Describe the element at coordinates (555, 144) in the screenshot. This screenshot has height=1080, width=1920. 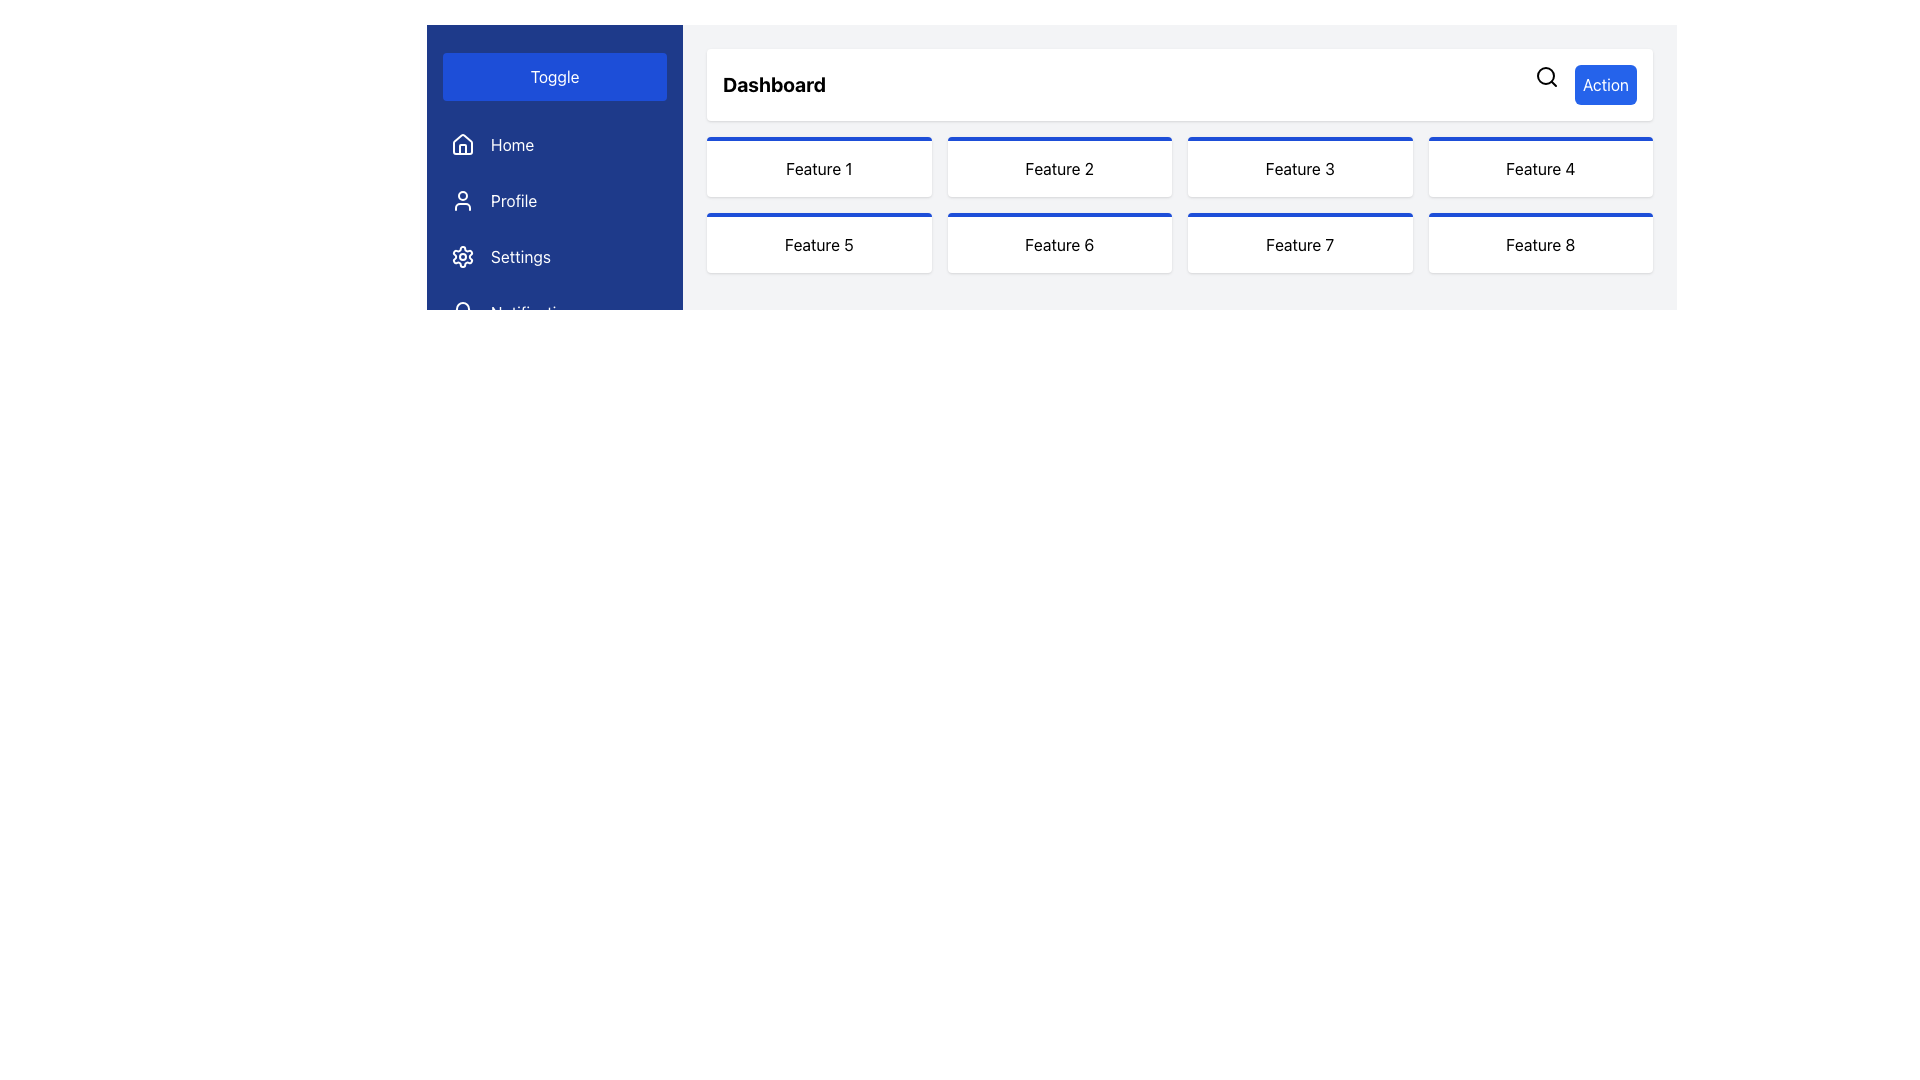
I see `the first button in the vertically arranged menu, located below the 'Toggle' button` at that location.